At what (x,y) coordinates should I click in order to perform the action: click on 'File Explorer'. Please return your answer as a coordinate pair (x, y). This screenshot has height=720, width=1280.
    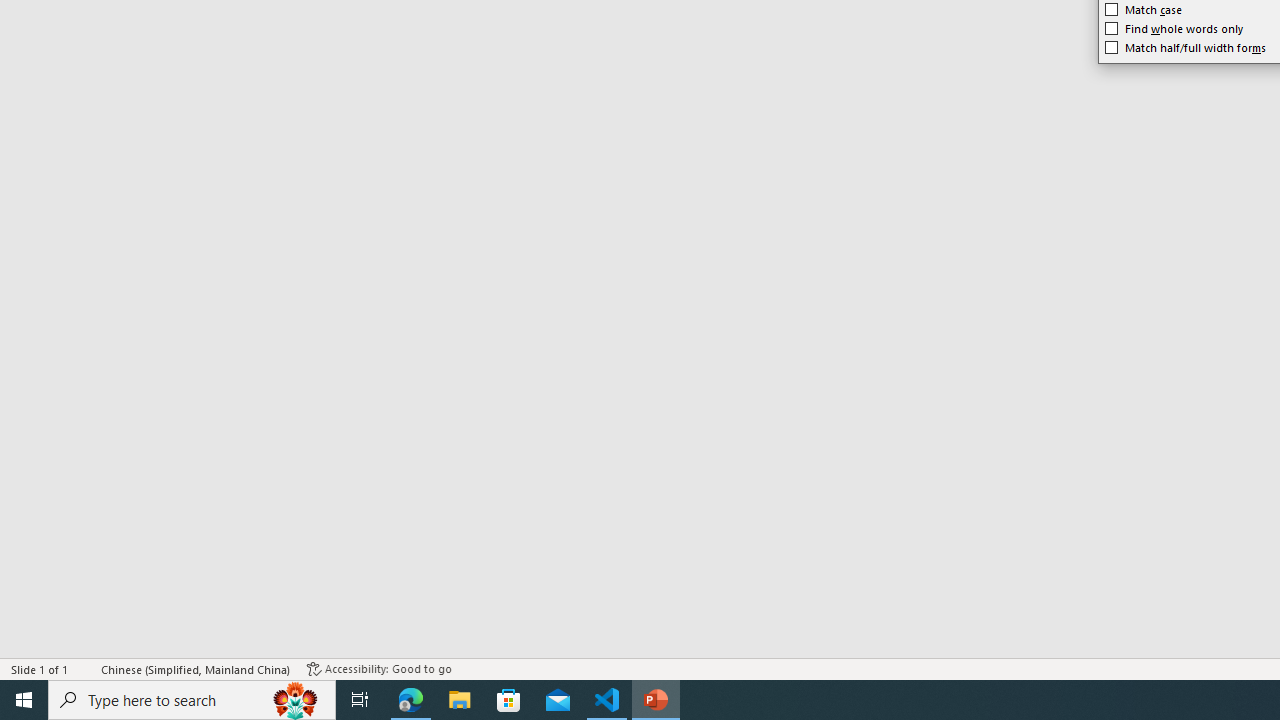
    Looking at the image, I should click on (459, 698).